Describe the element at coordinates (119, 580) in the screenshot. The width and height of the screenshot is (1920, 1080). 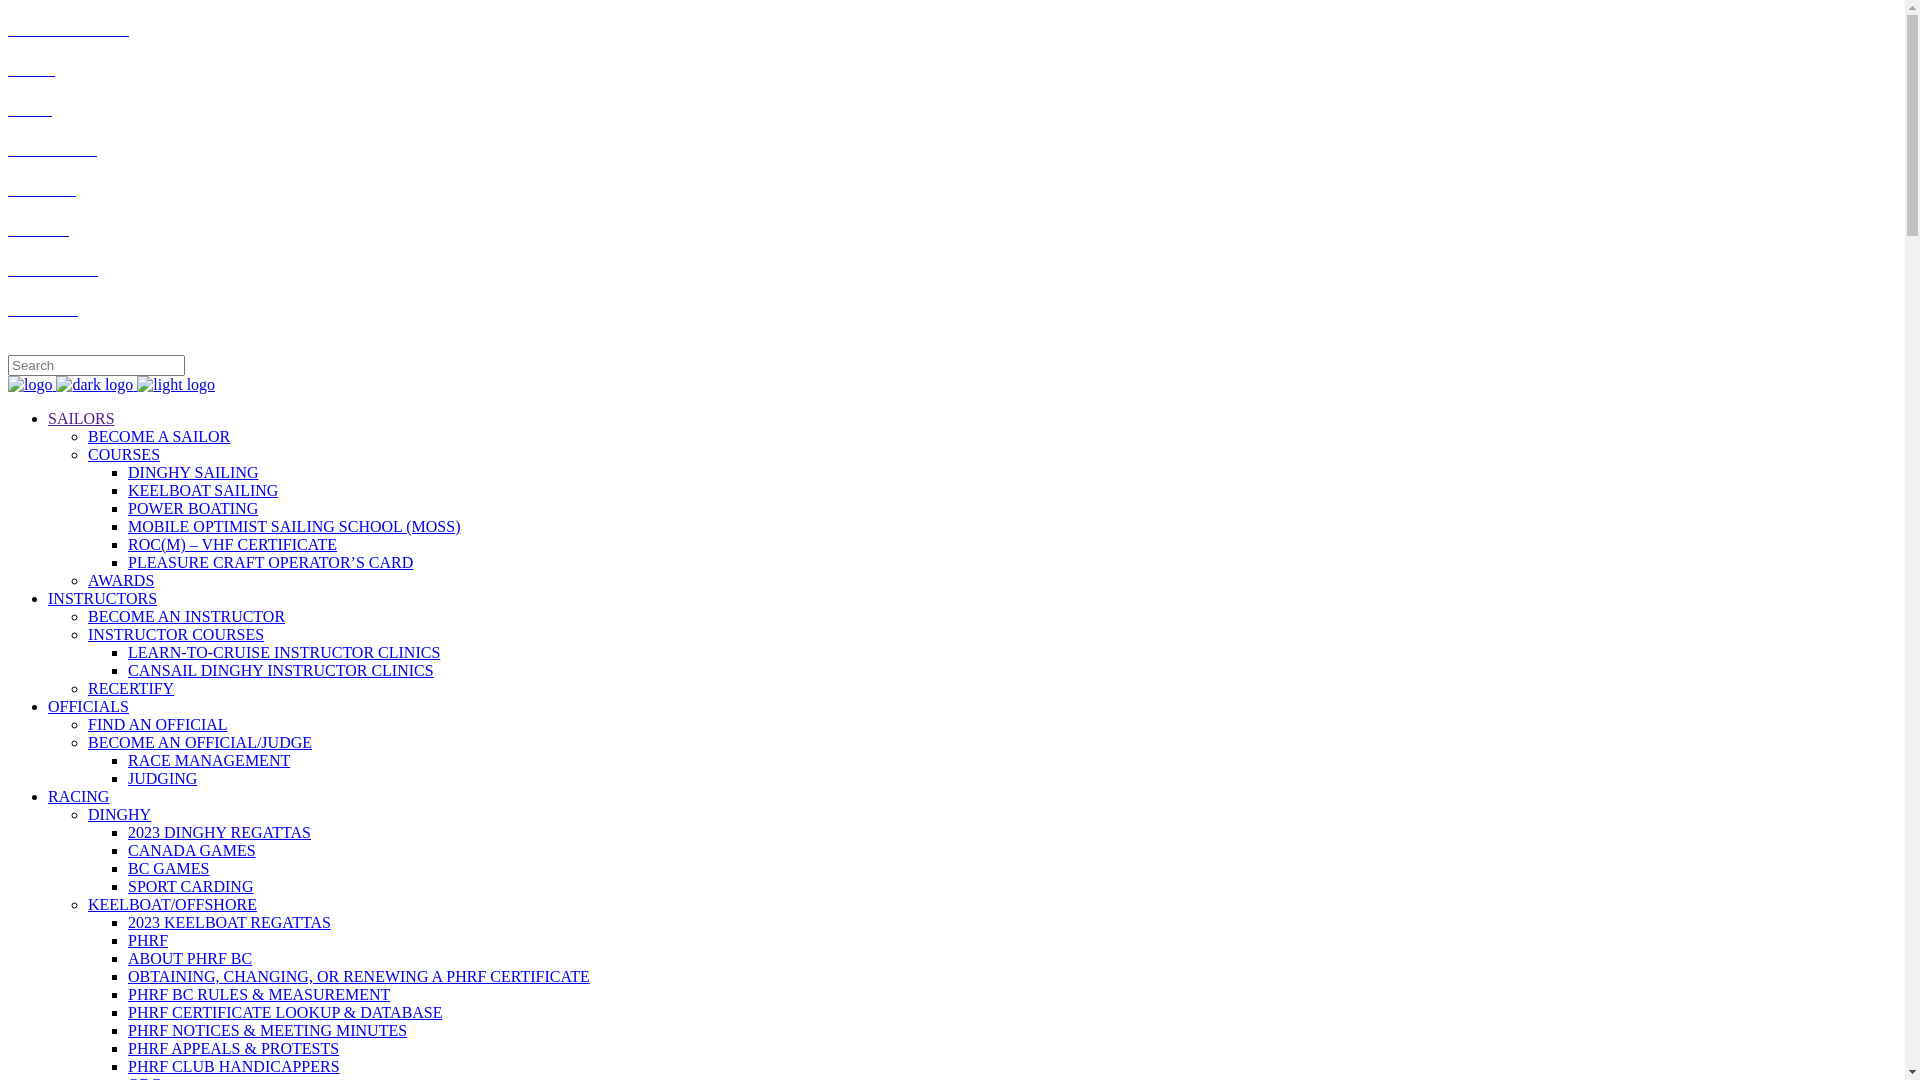
I see `'AWARDS'` at that location.